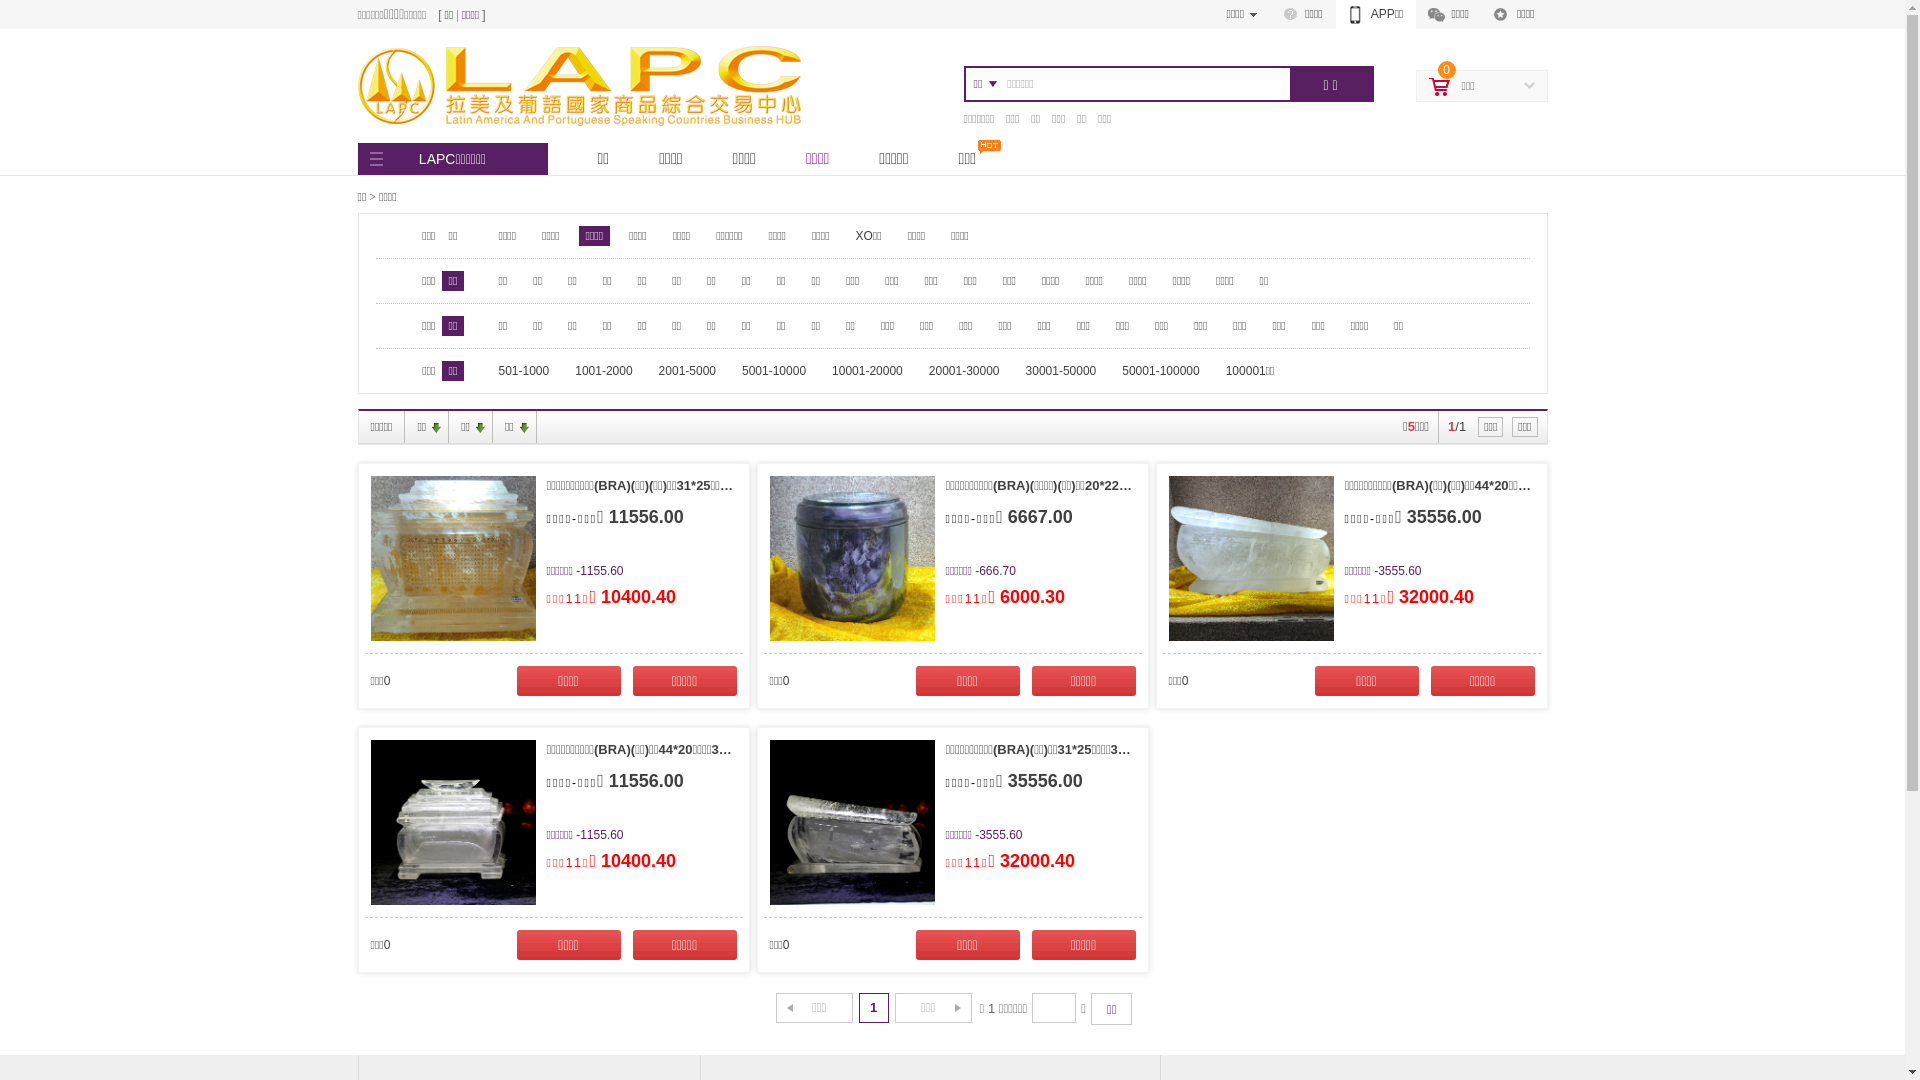 This screenshot has width=1920, height=1080. Describe the element at coordinates (1060, 370) in the screenshot. I see `'30001-50000'` at that location.